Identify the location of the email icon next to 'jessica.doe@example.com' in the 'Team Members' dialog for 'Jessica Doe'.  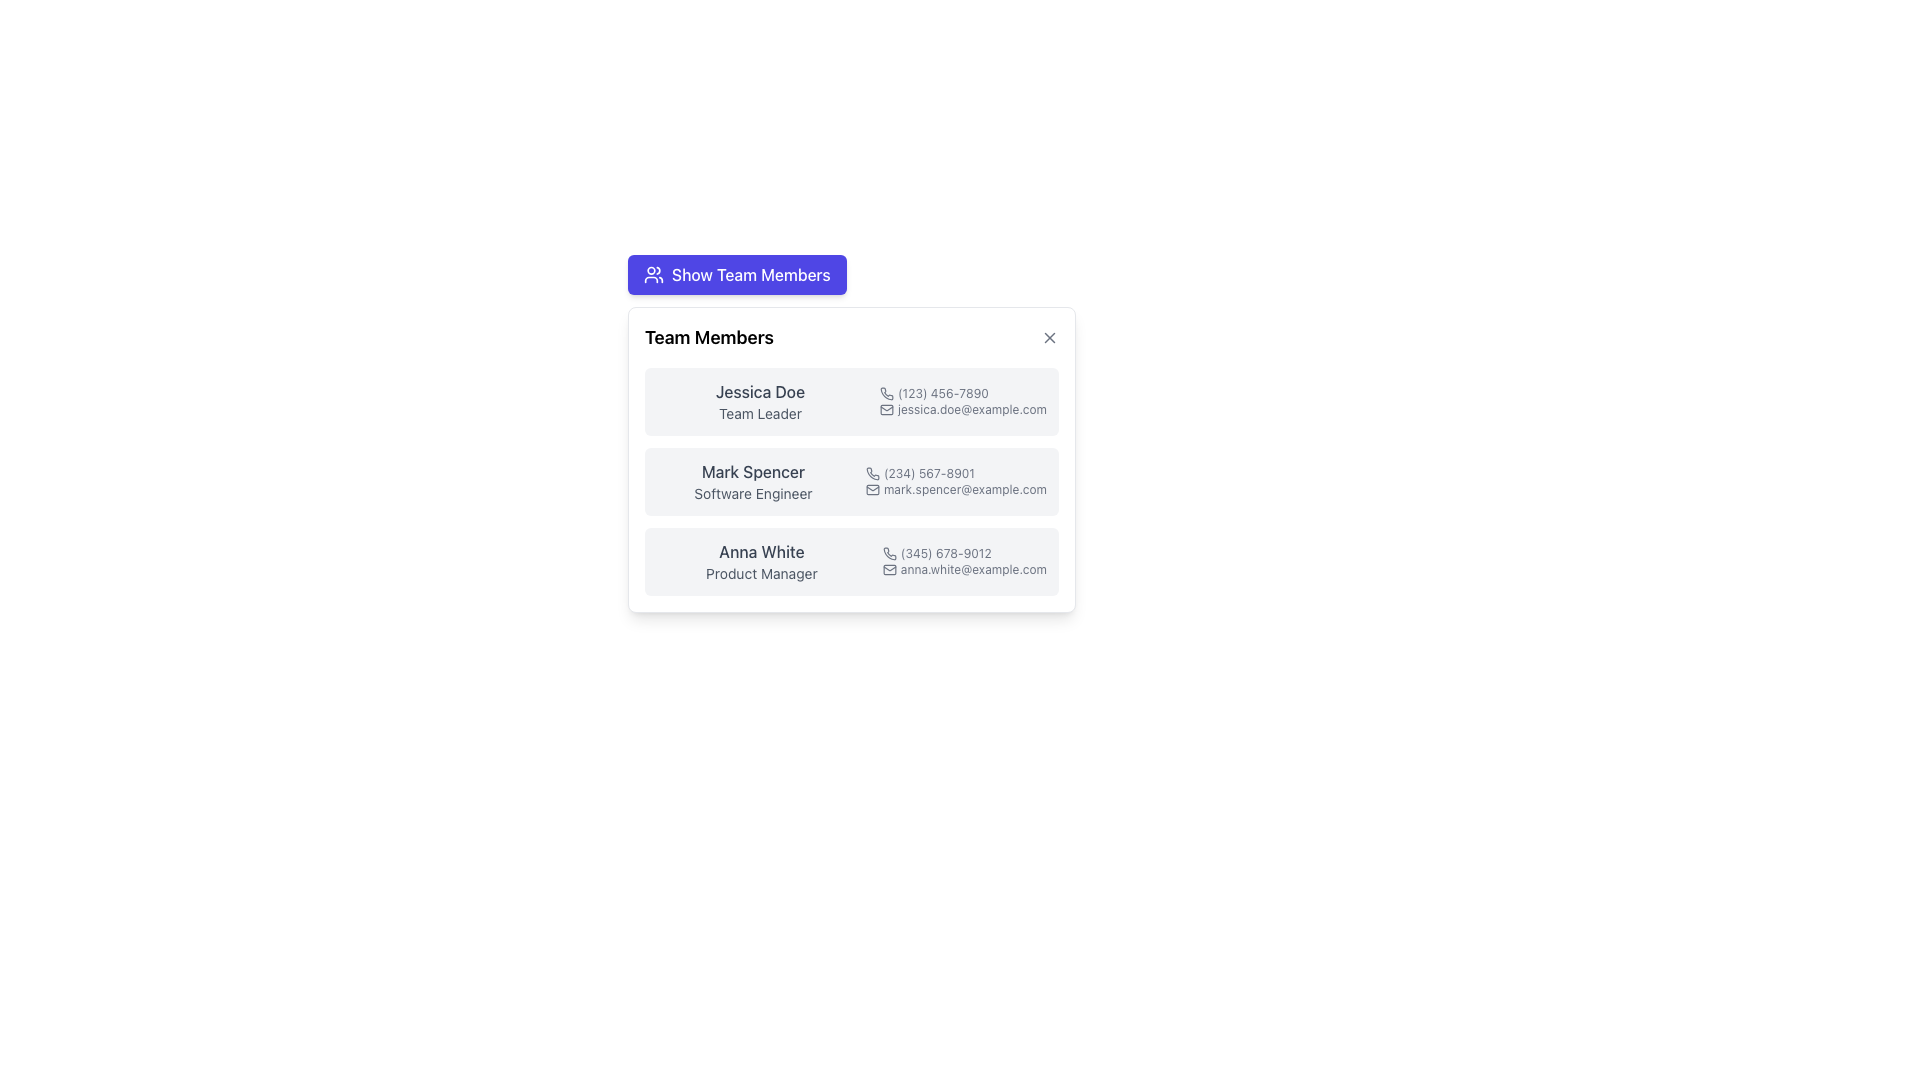
(886, 408).